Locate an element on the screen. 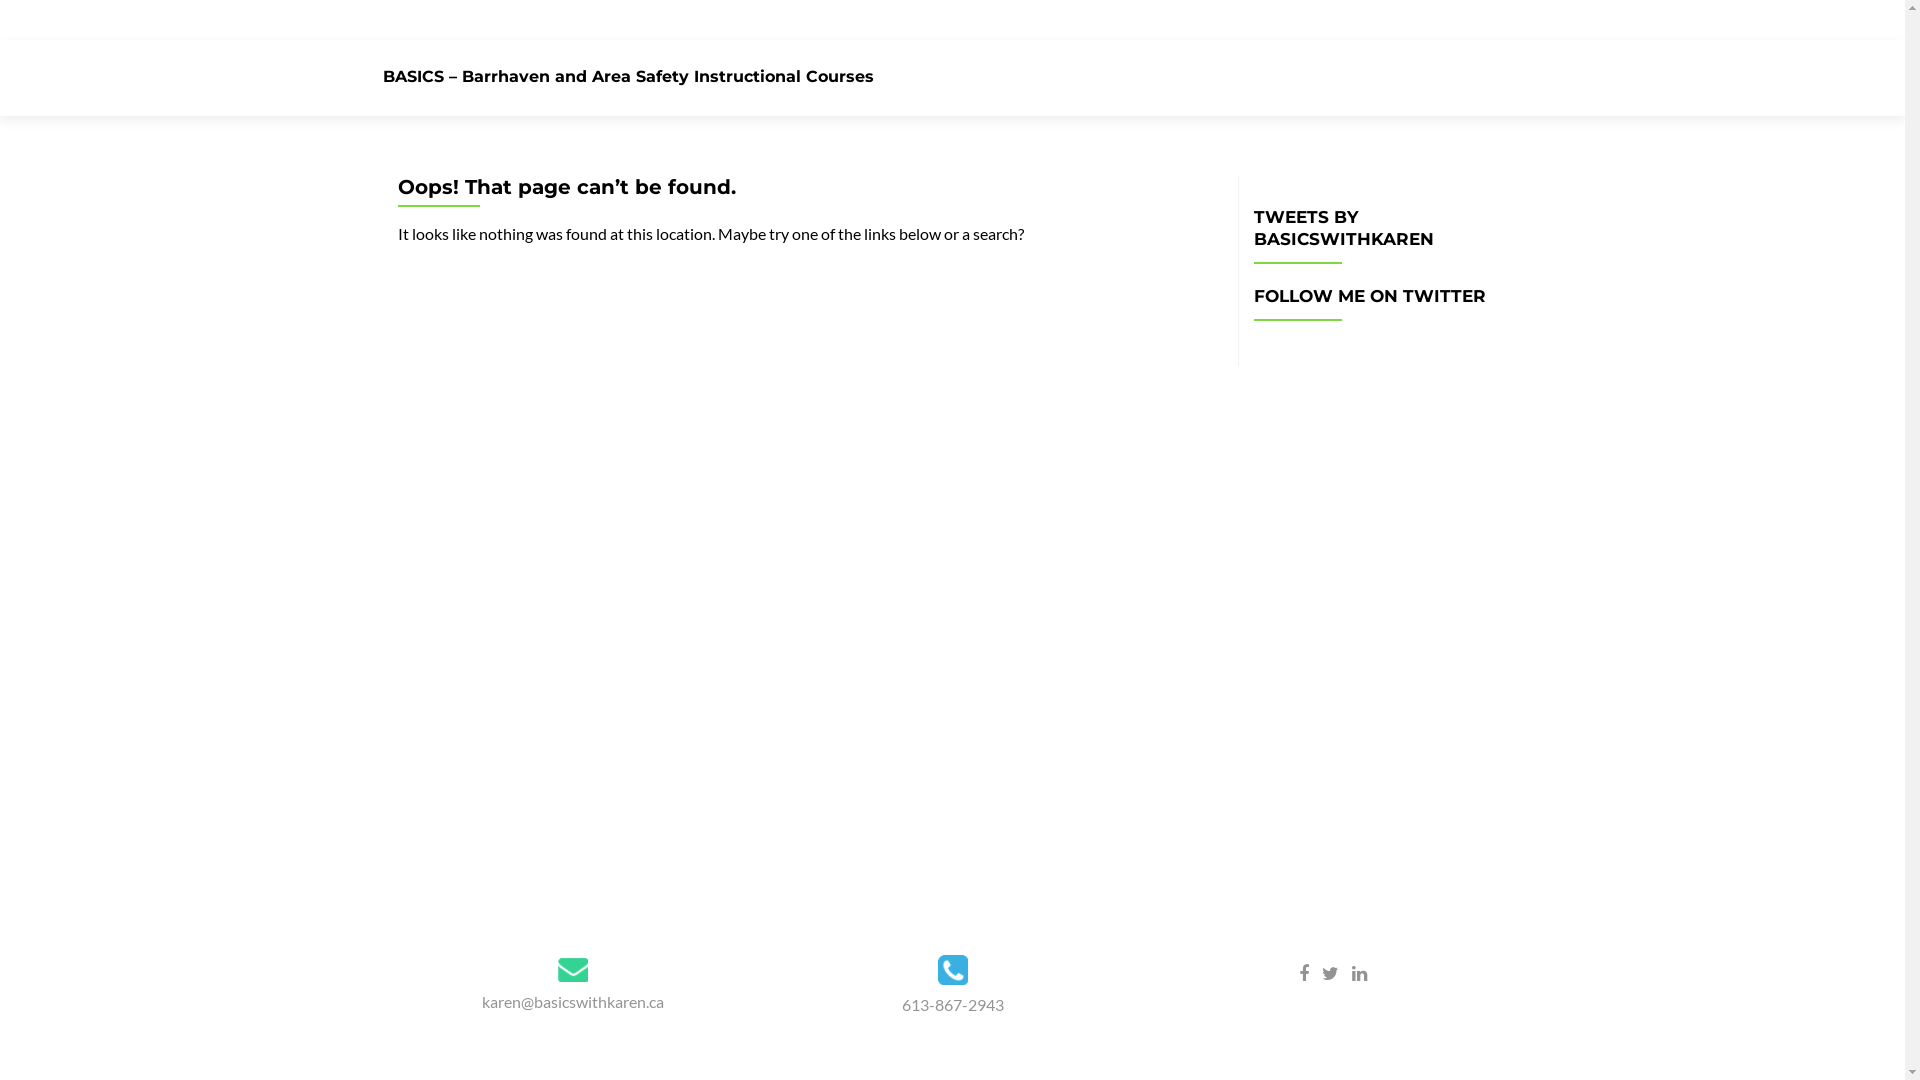 The width and height of the screenshot is (1920, 1080). 'Linkedin link' is located at coordinates (1359, 971).